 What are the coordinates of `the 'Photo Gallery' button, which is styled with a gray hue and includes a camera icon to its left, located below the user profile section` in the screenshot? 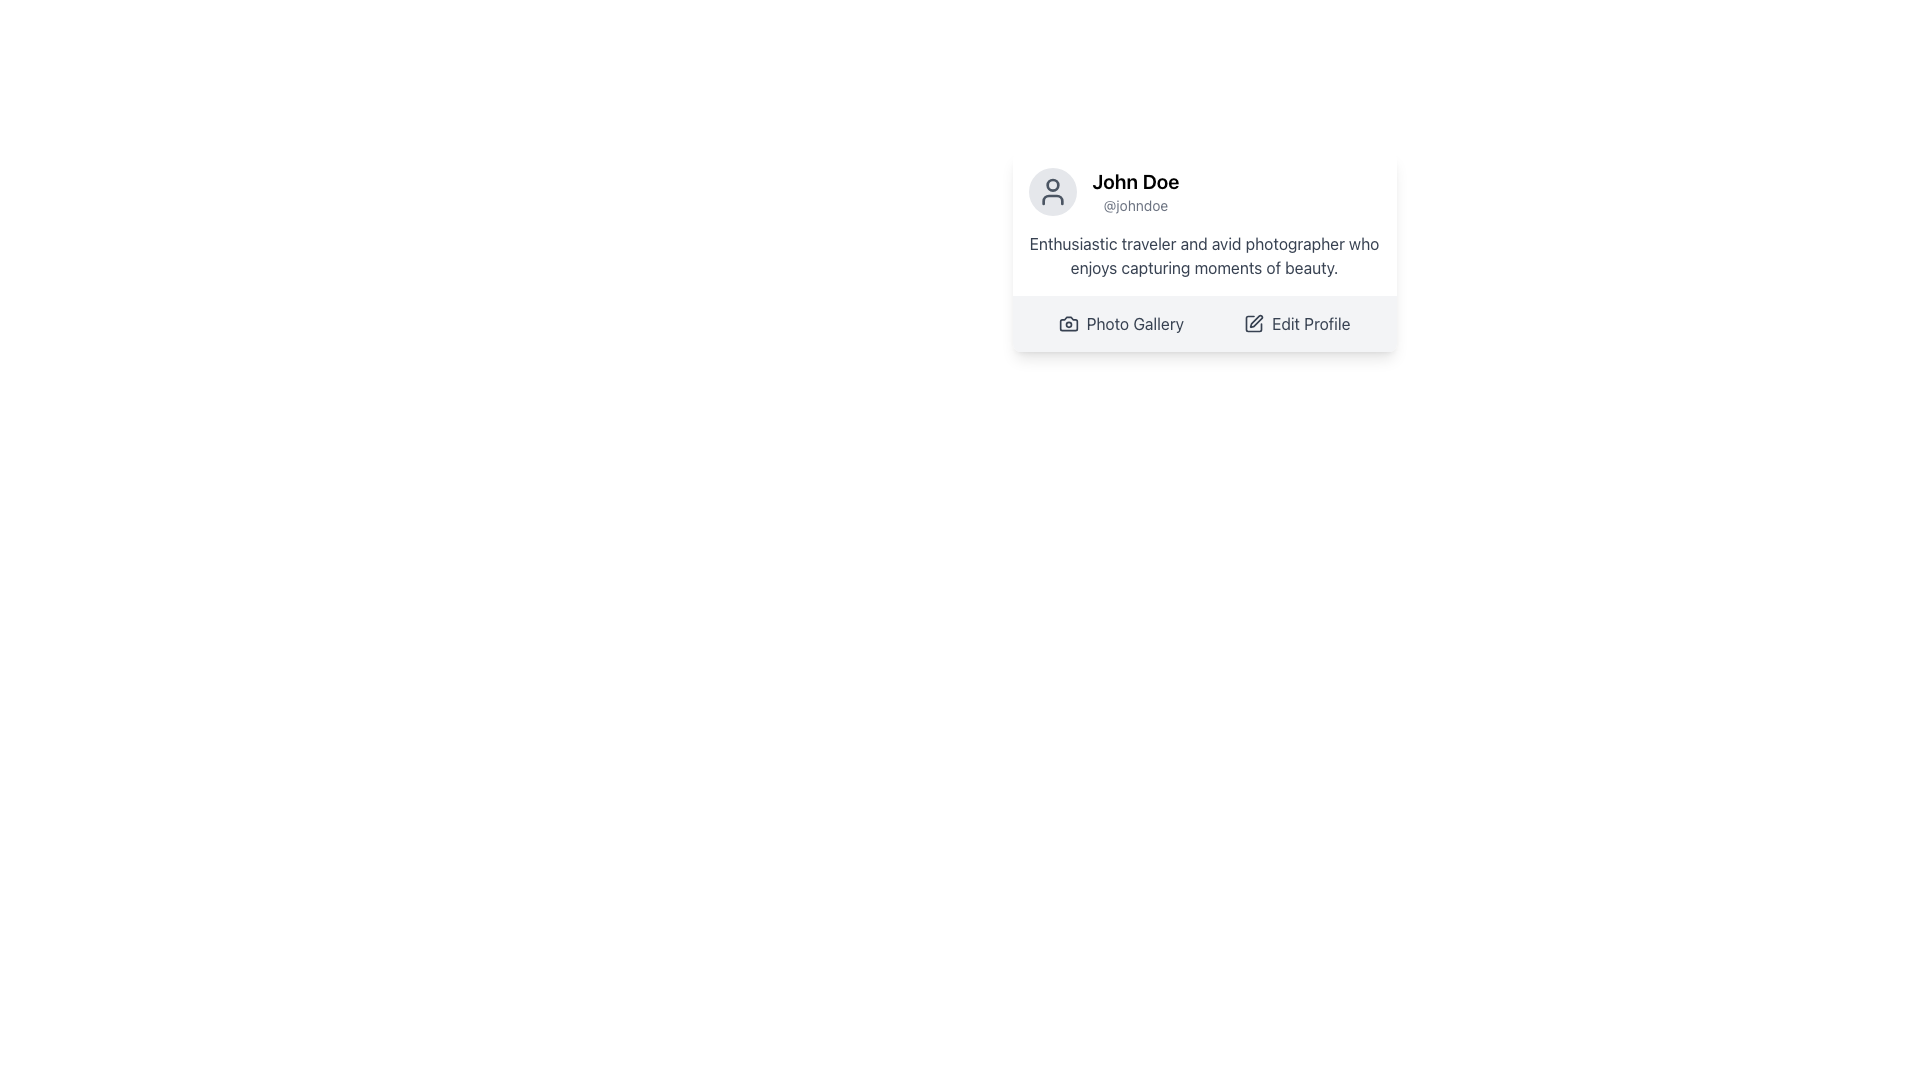 It's located at (1121, 323).